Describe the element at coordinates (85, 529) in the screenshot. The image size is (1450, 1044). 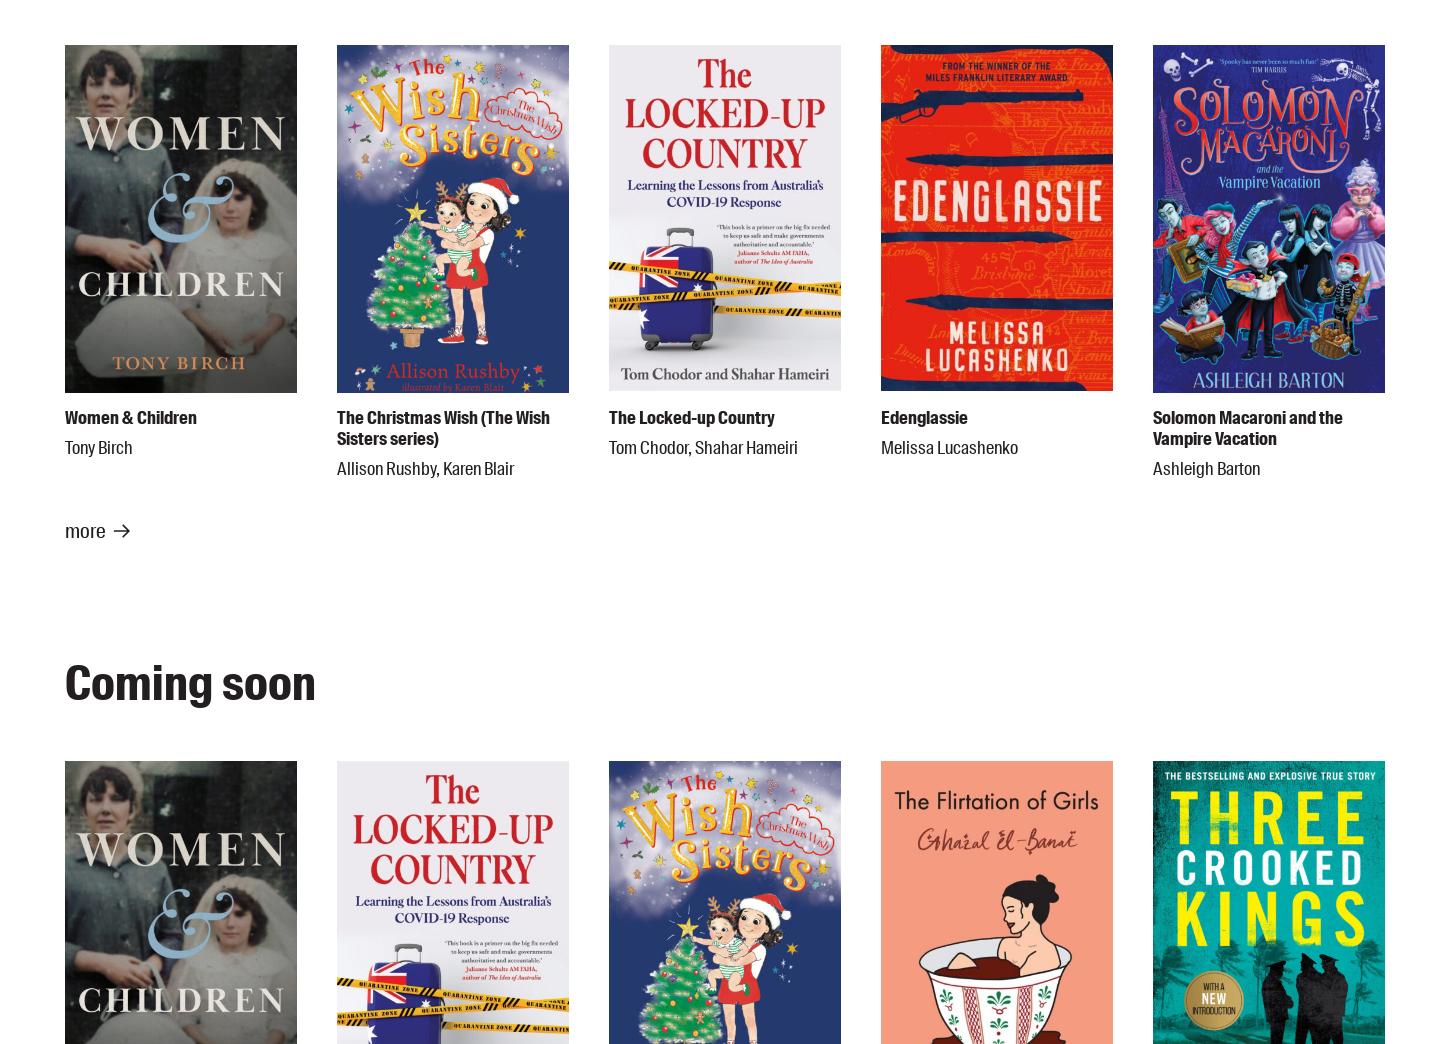
I see `'more'` at that location.